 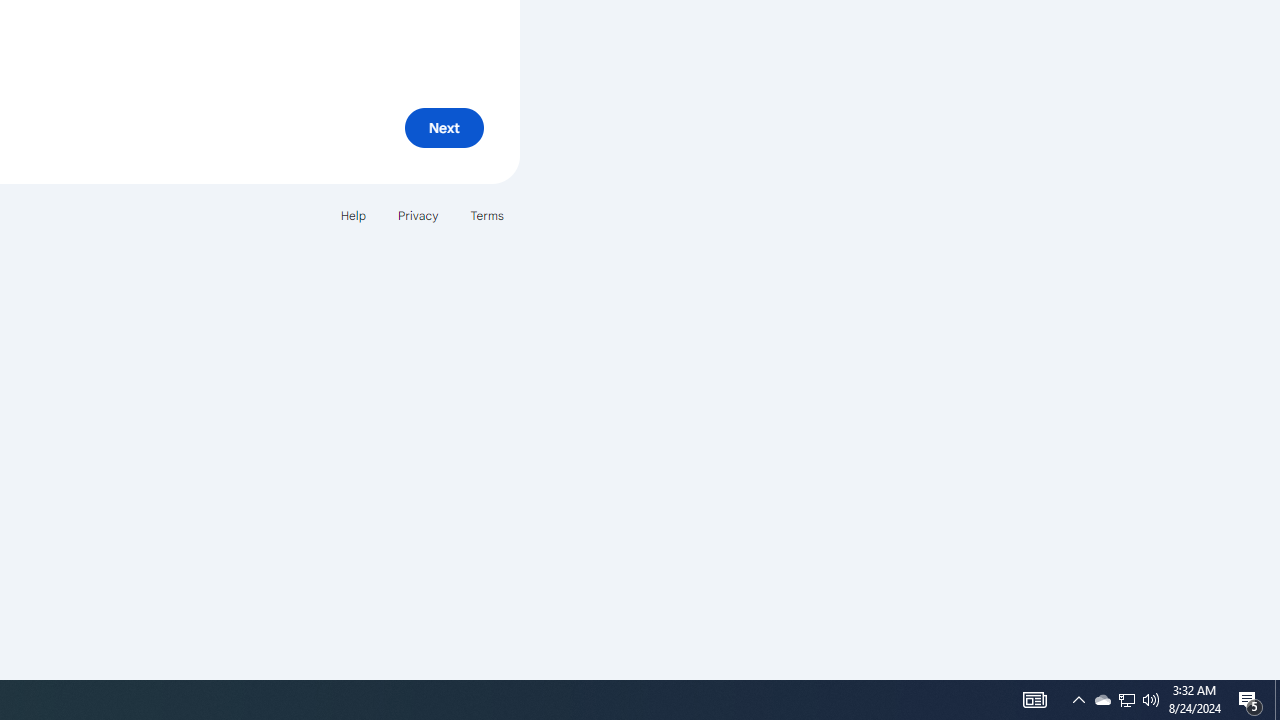 What do you see at coordinates (416, 215) in the screenshot?
I see `'Privacy'` at bounding box center [416, 215].